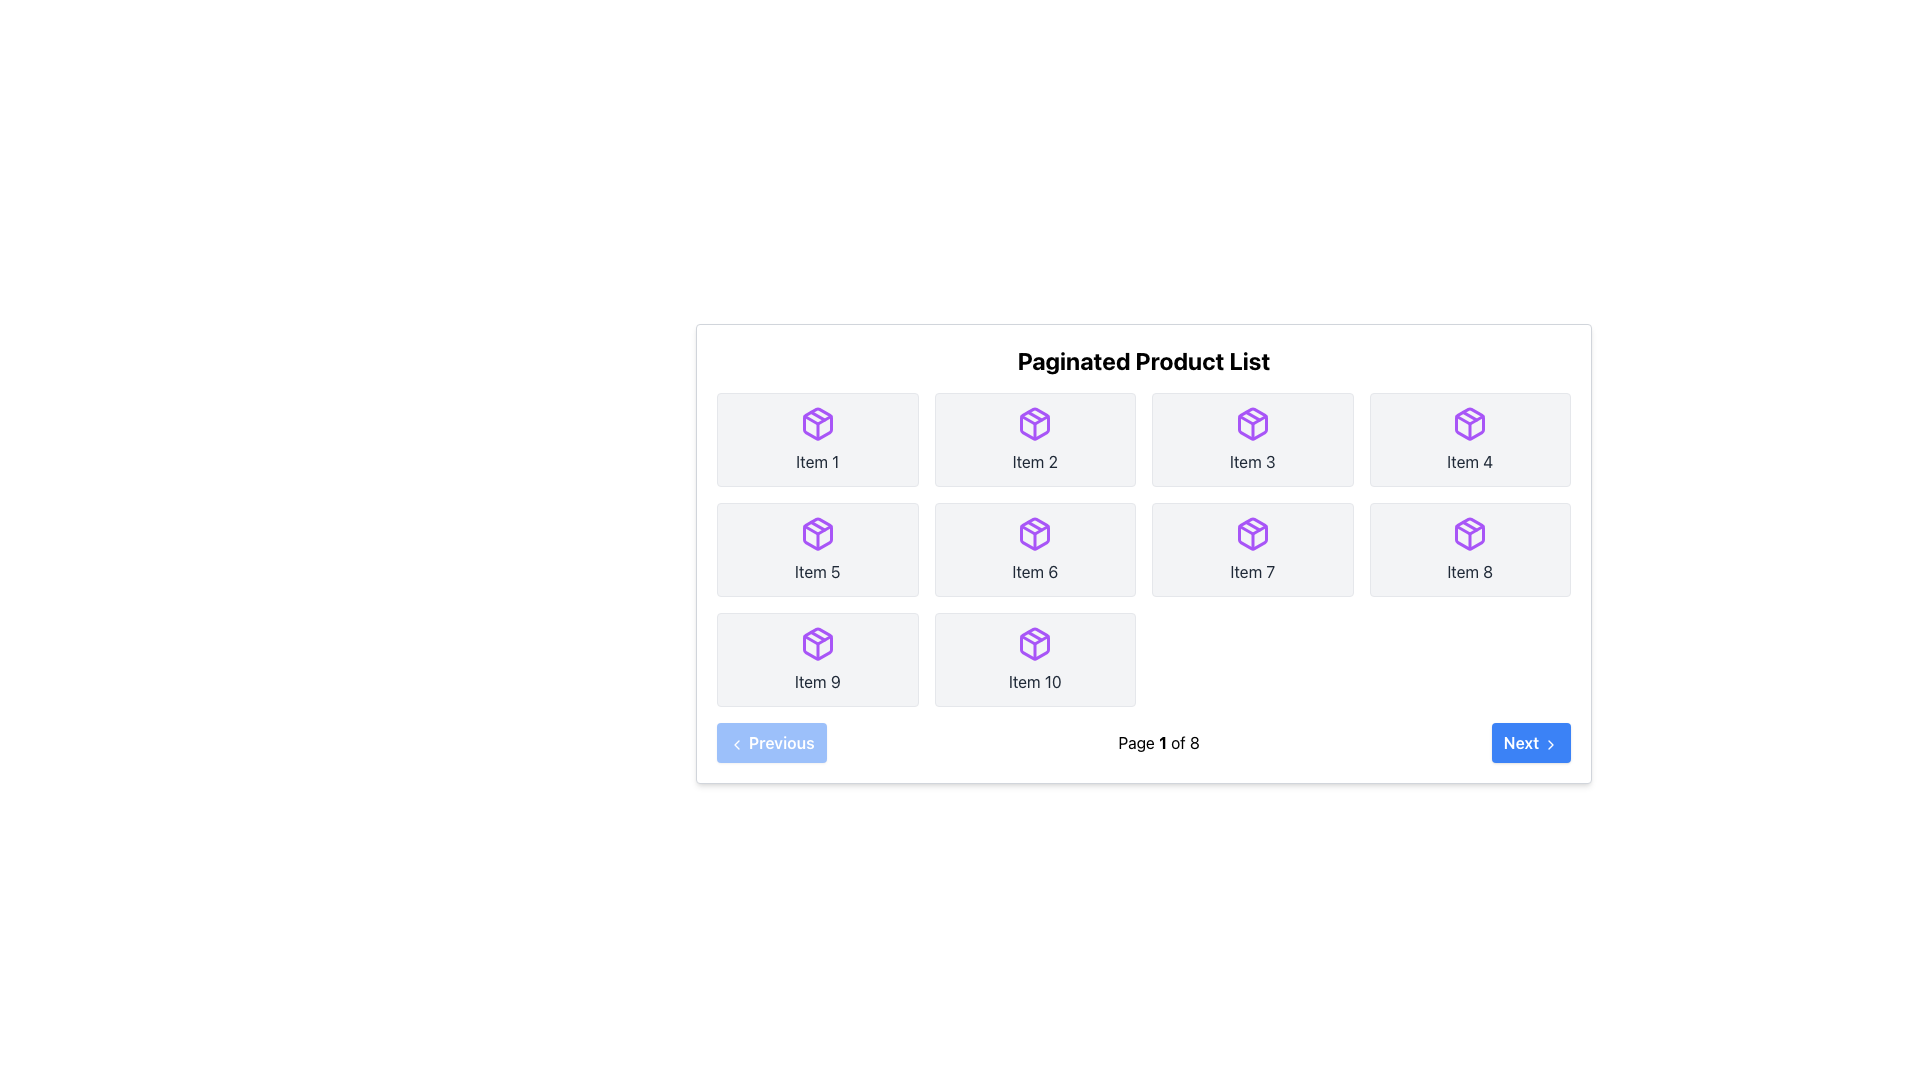  What do you see at coordinates (1530, 743) in the screenshot?
I see `the blue 'Next' button with a rightward arrow icon` at bounding box center [1530, 743].